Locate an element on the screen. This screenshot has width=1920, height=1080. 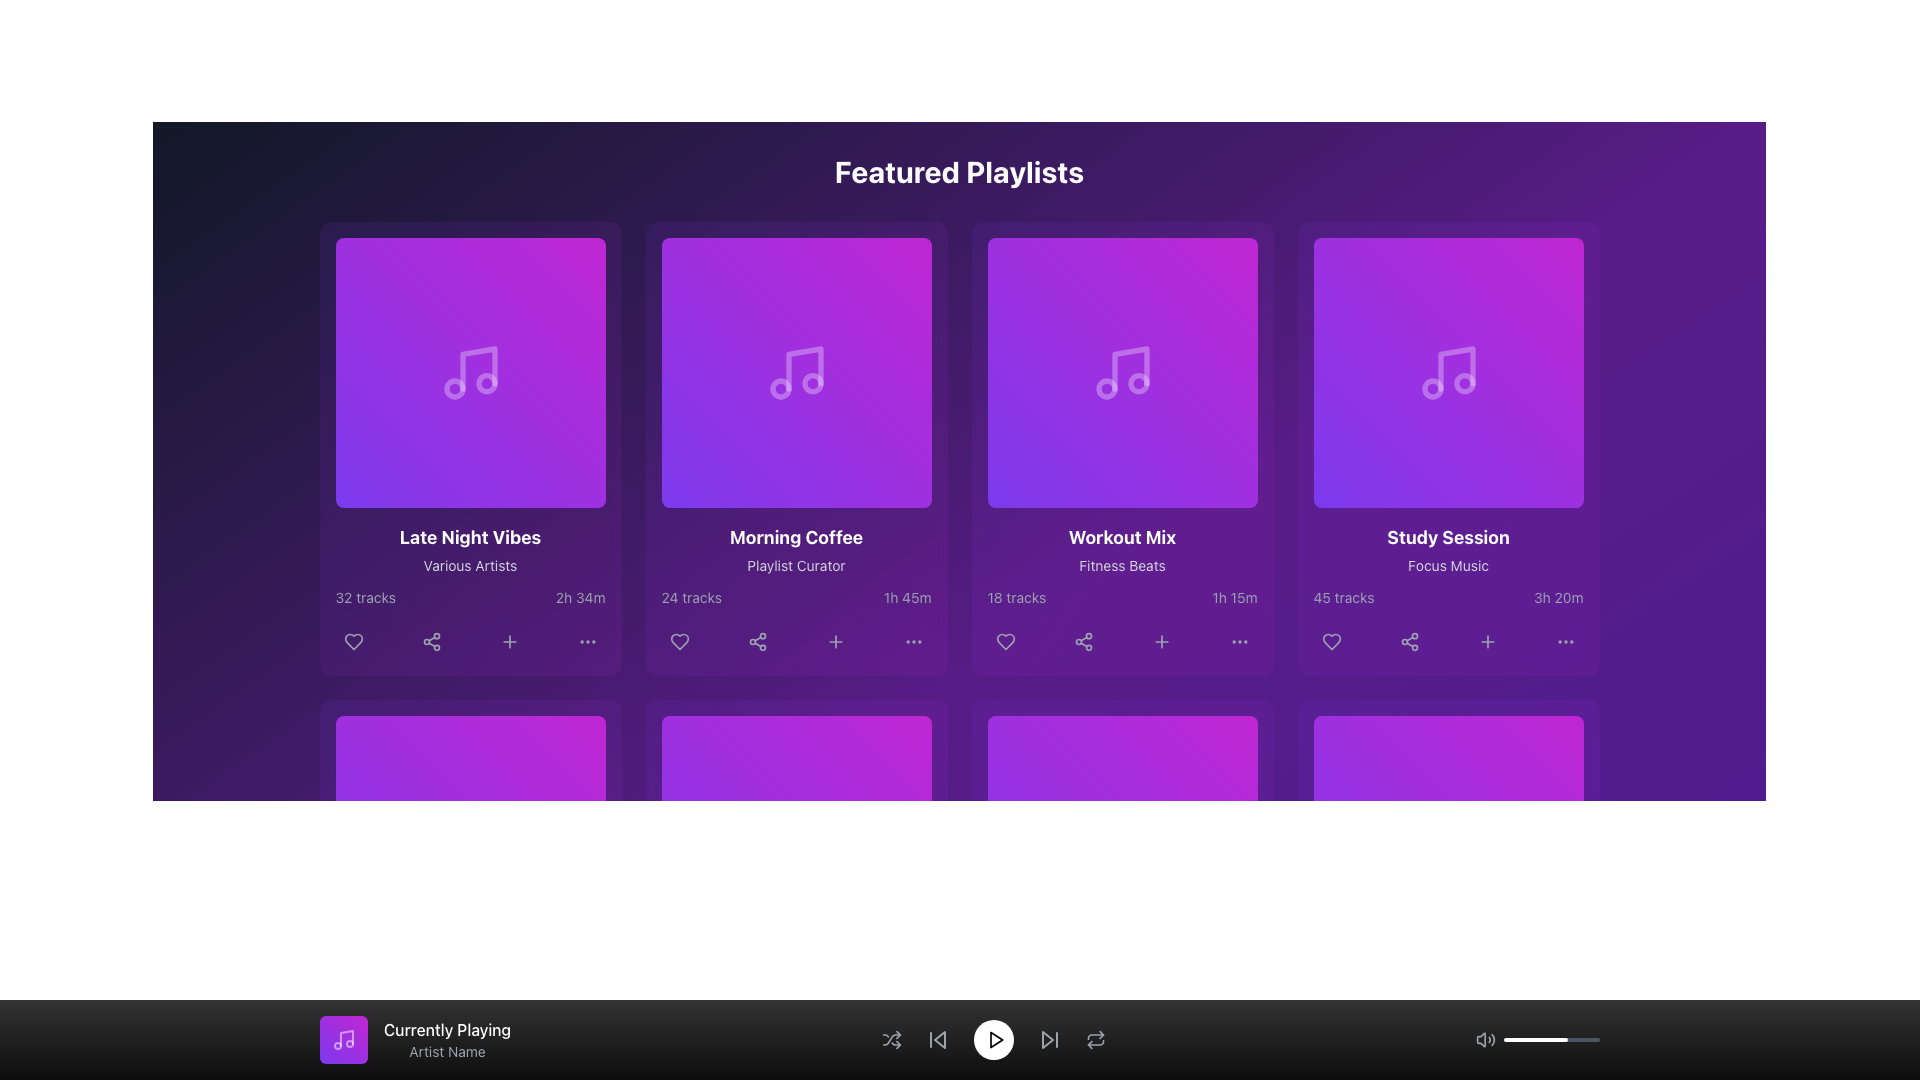
the vertical line vector graphic element within the music icon in the second playlist card labeled 'Morning Coffee', positioned in the middle of the top row of a 3x4 grid layout is located at coordinates (804, 369).